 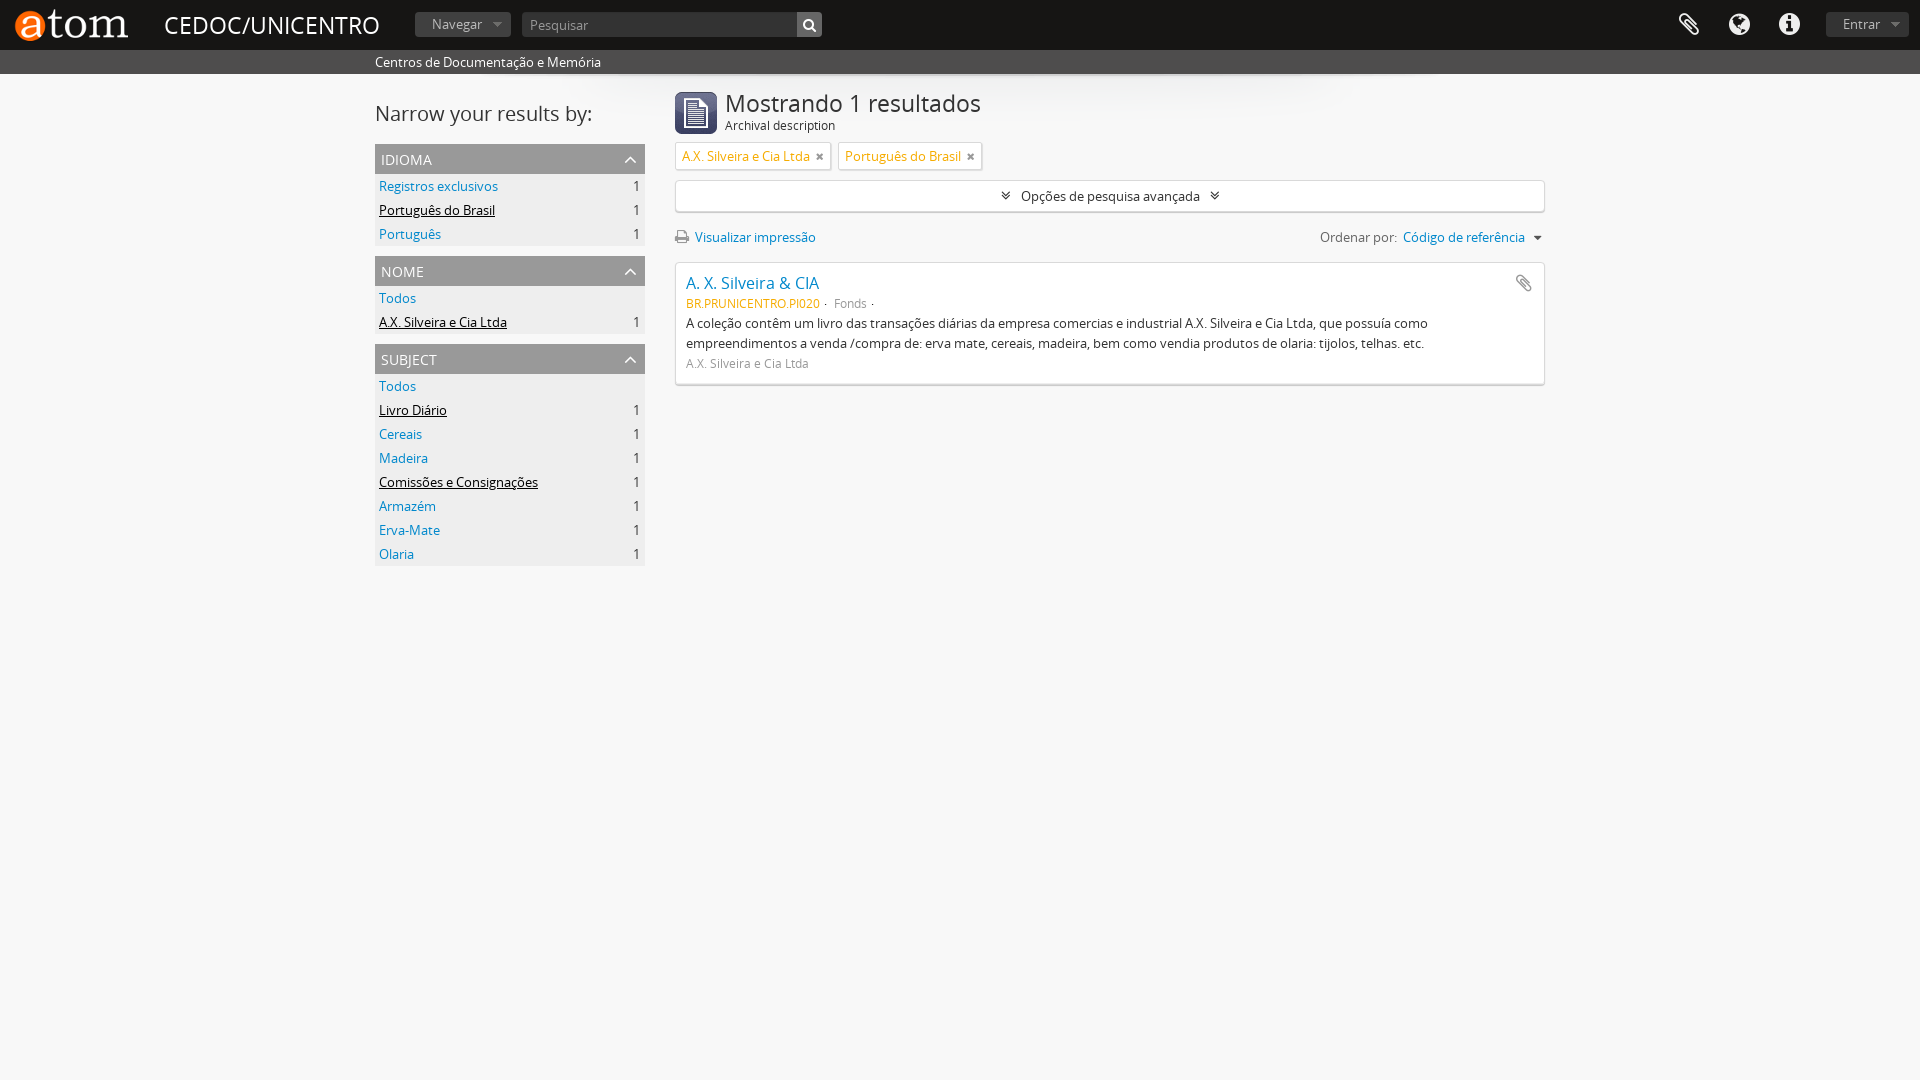 I want to click on 'Navegar', so click(x=413, y=24).